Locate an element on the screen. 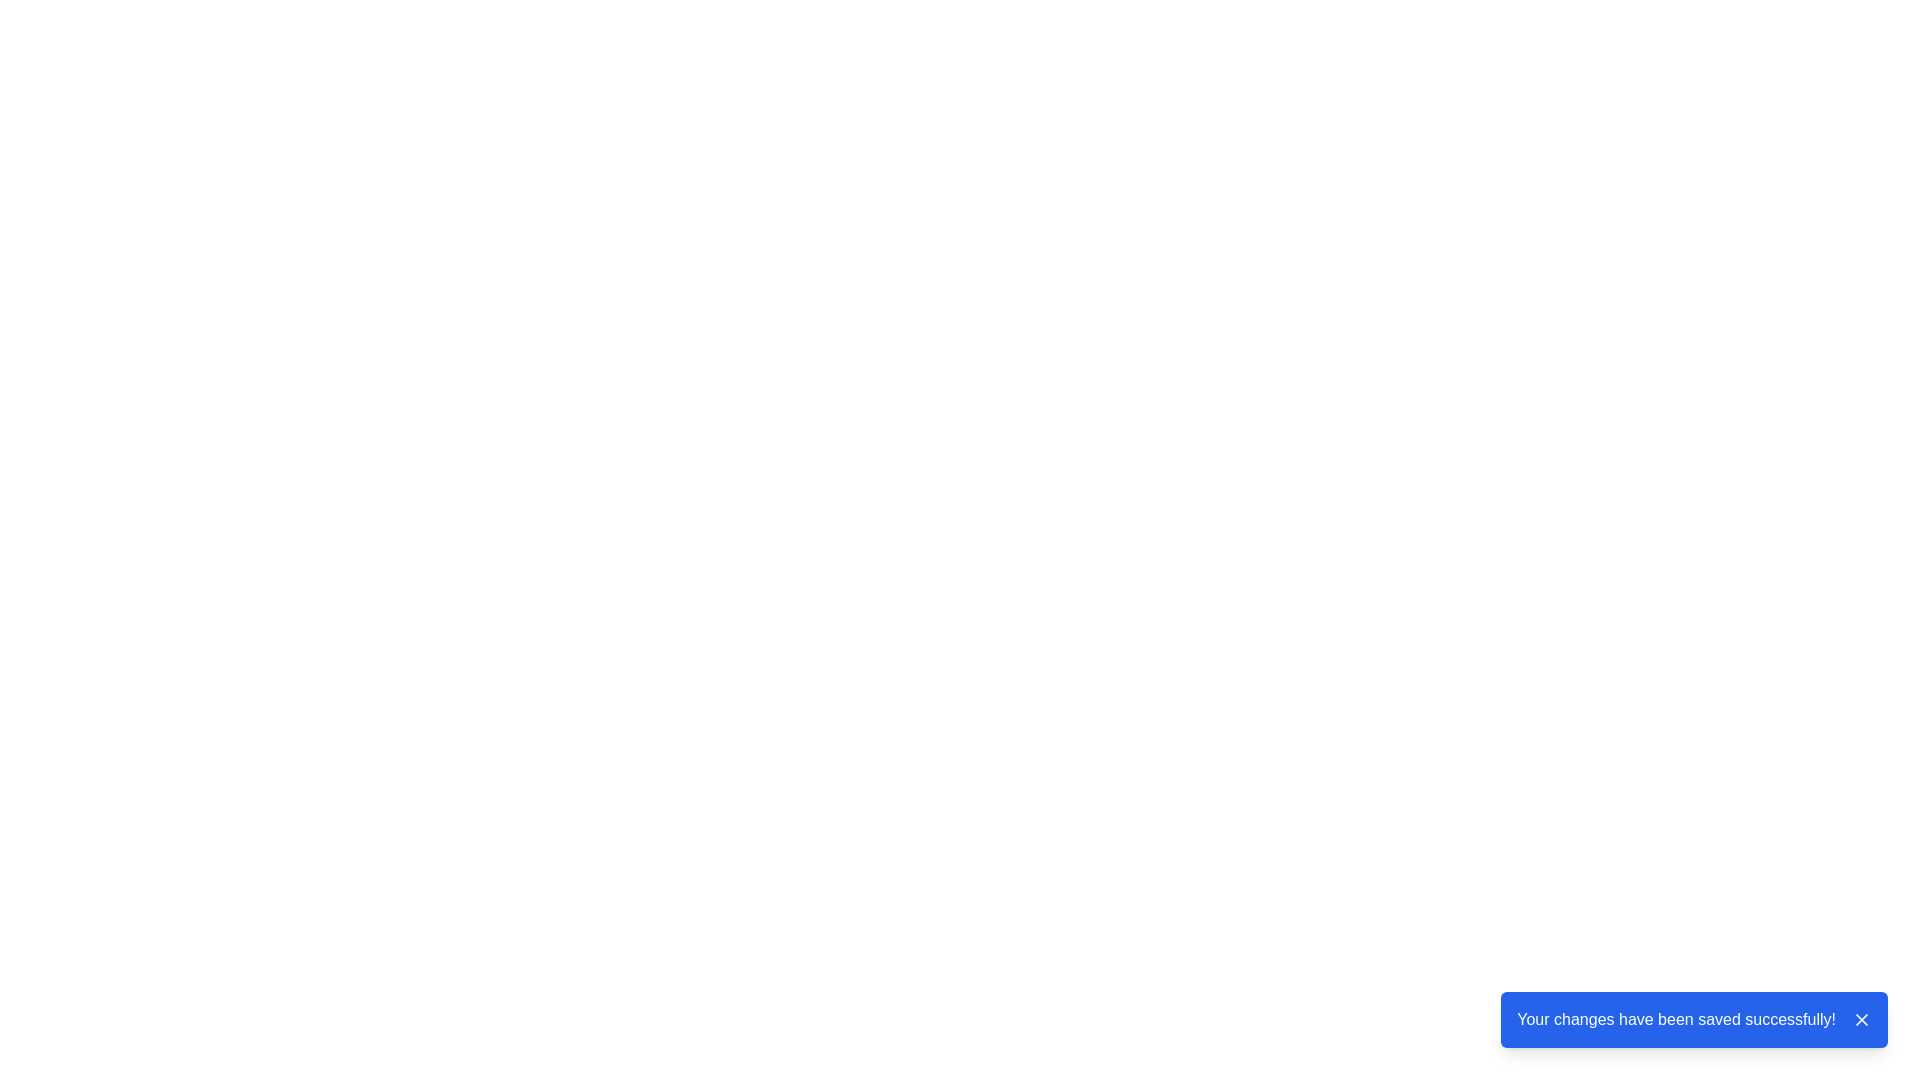  message displayed in the notification box with a blue background and white text stating 'Your changes have been saved successfully!' is located at coordinates (1693, 1019).